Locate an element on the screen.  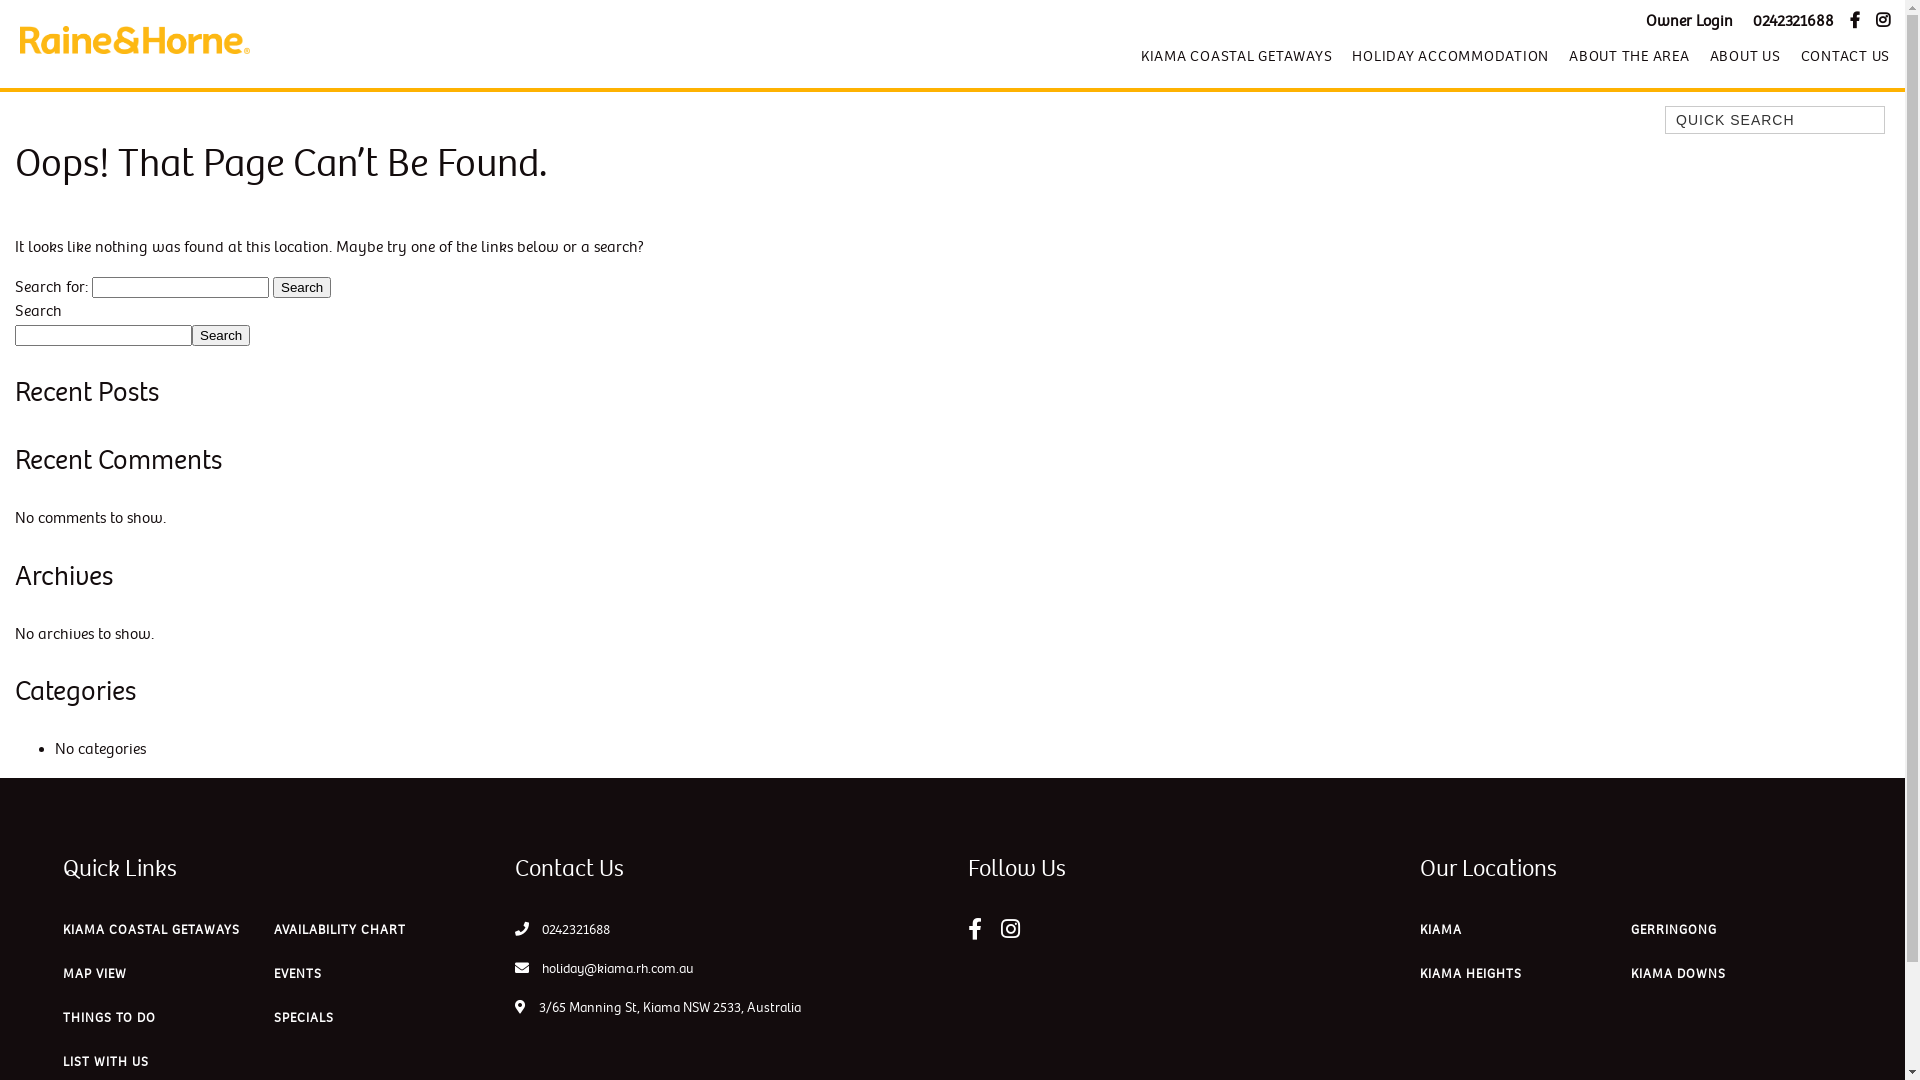
'Owner Login' is located at coordinates (1688, 21).